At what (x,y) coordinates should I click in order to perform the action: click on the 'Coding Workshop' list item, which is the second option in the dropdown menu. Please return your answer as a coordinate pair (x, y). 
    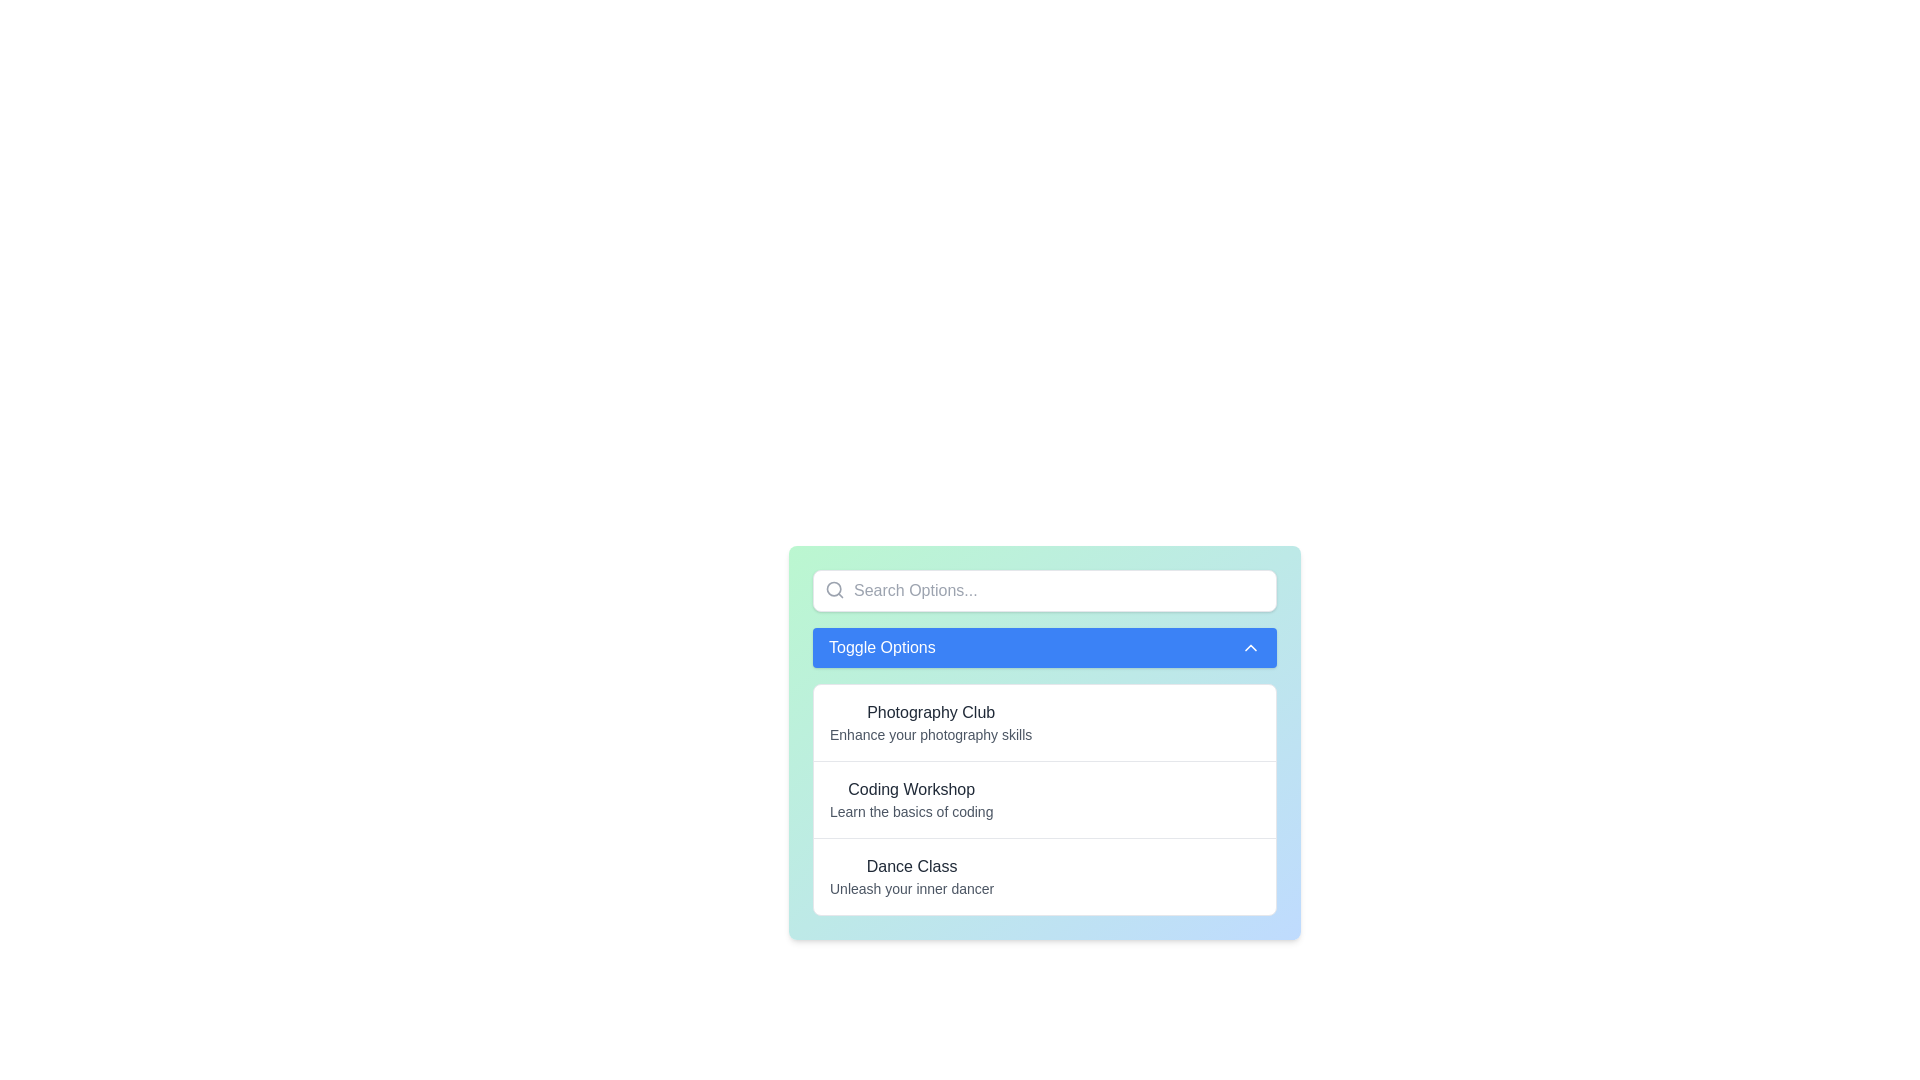
    Looking at the image, I should click on (910, 798).